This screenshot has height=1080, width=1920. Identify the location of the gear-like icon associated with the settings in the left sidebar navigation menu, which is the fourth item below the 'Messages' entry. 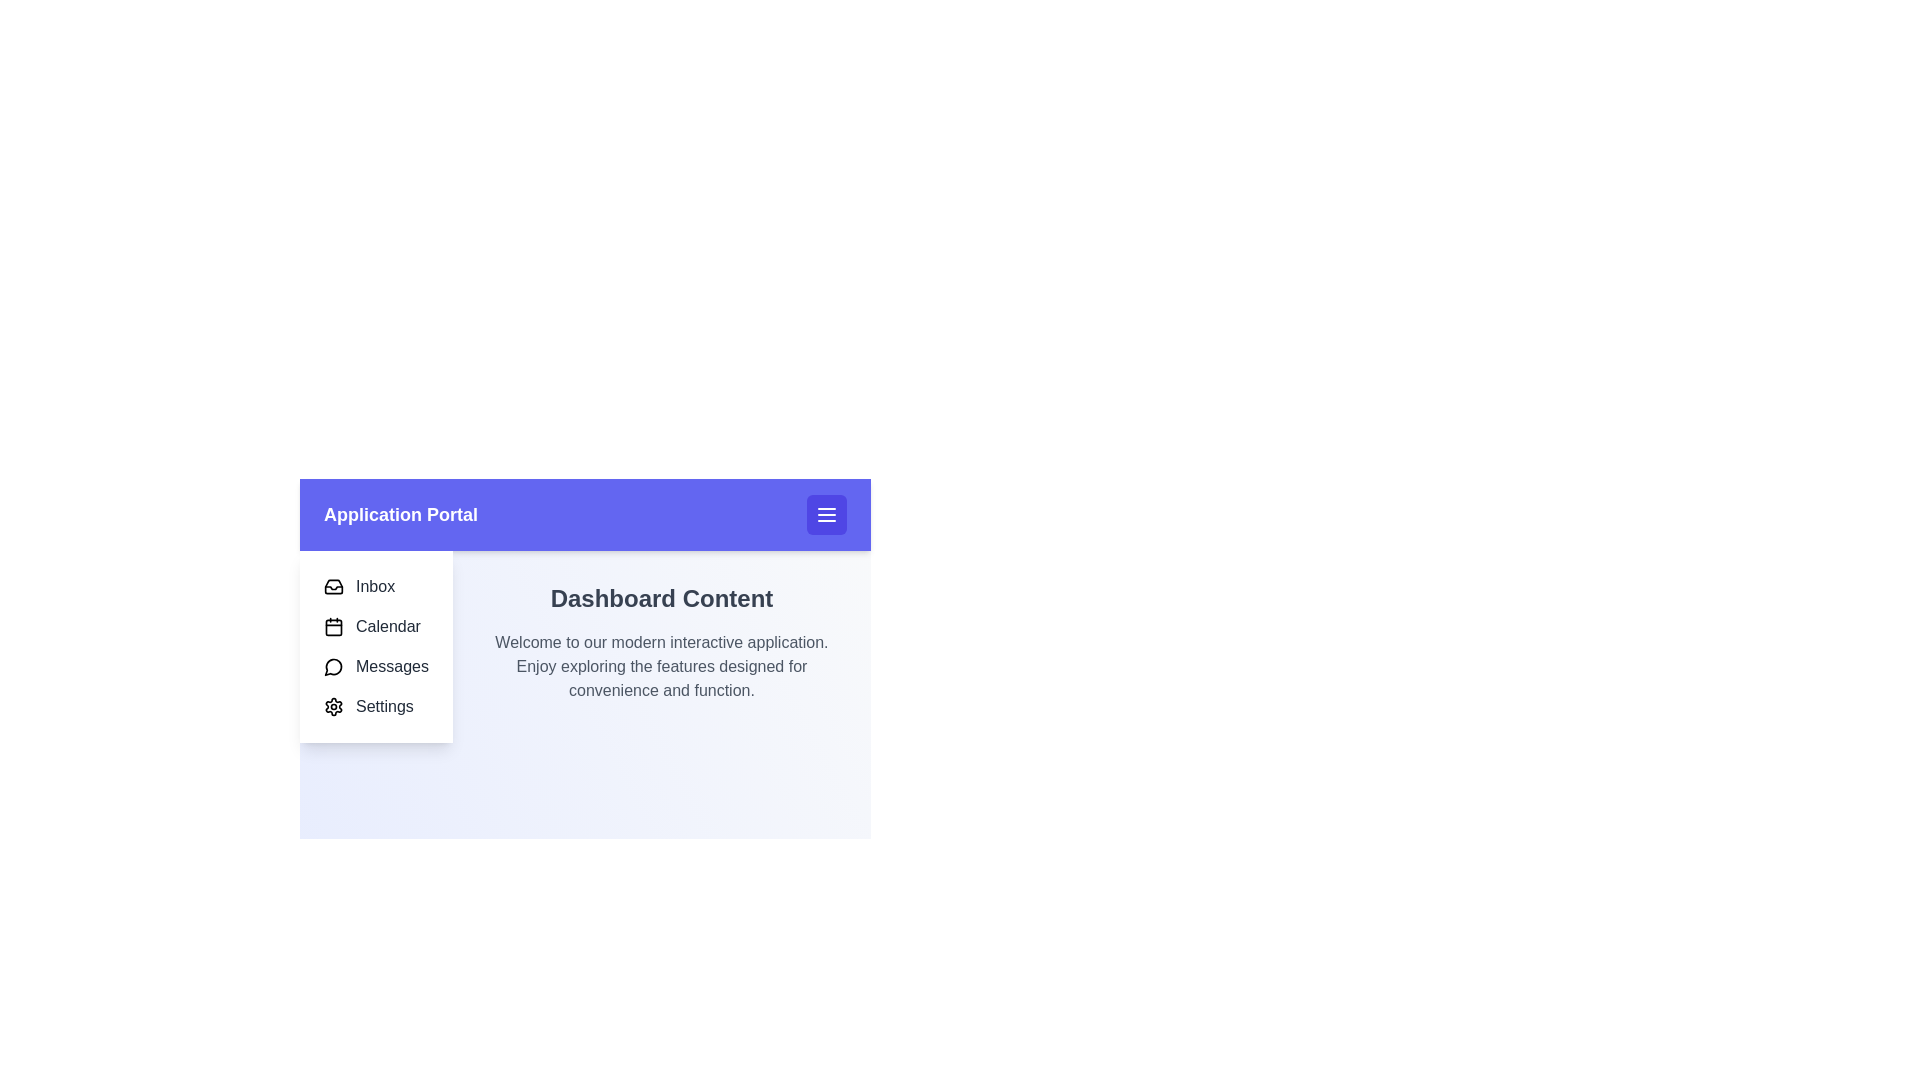
(334, 705).